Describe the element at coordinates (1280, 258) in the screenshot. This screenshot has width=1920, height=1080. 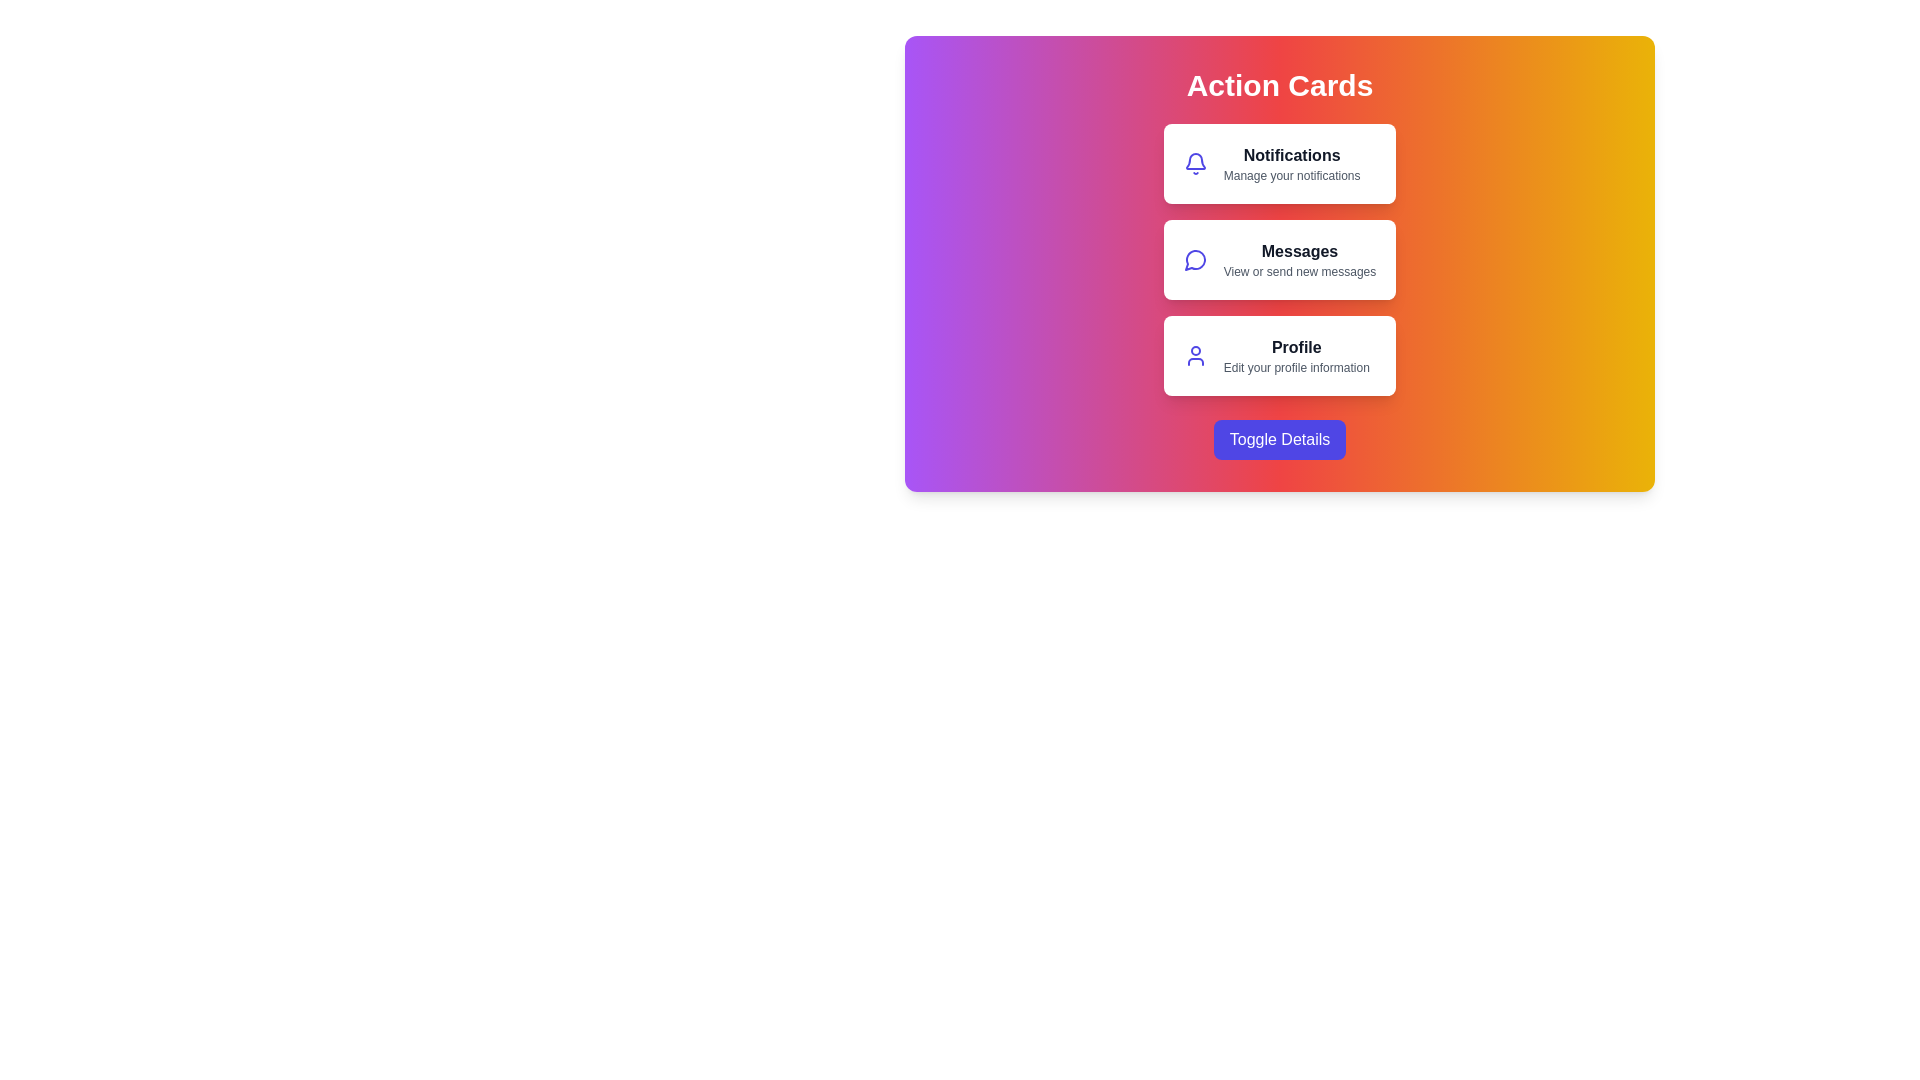
I see `on the second clickable card in the vertical stack that navigates` at that location.